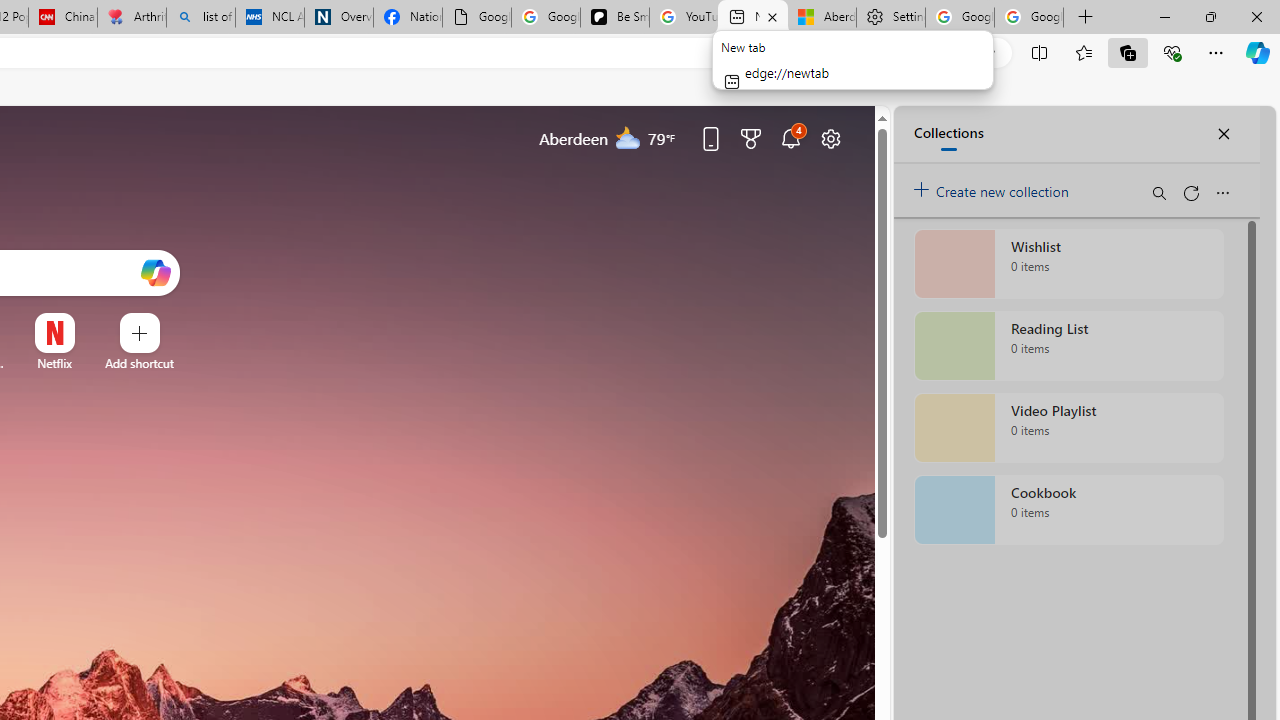 Image resolution: width=1280 pixels, height=720 pixels. I want to click on 'Mostly cloudy', so click(627, 136).